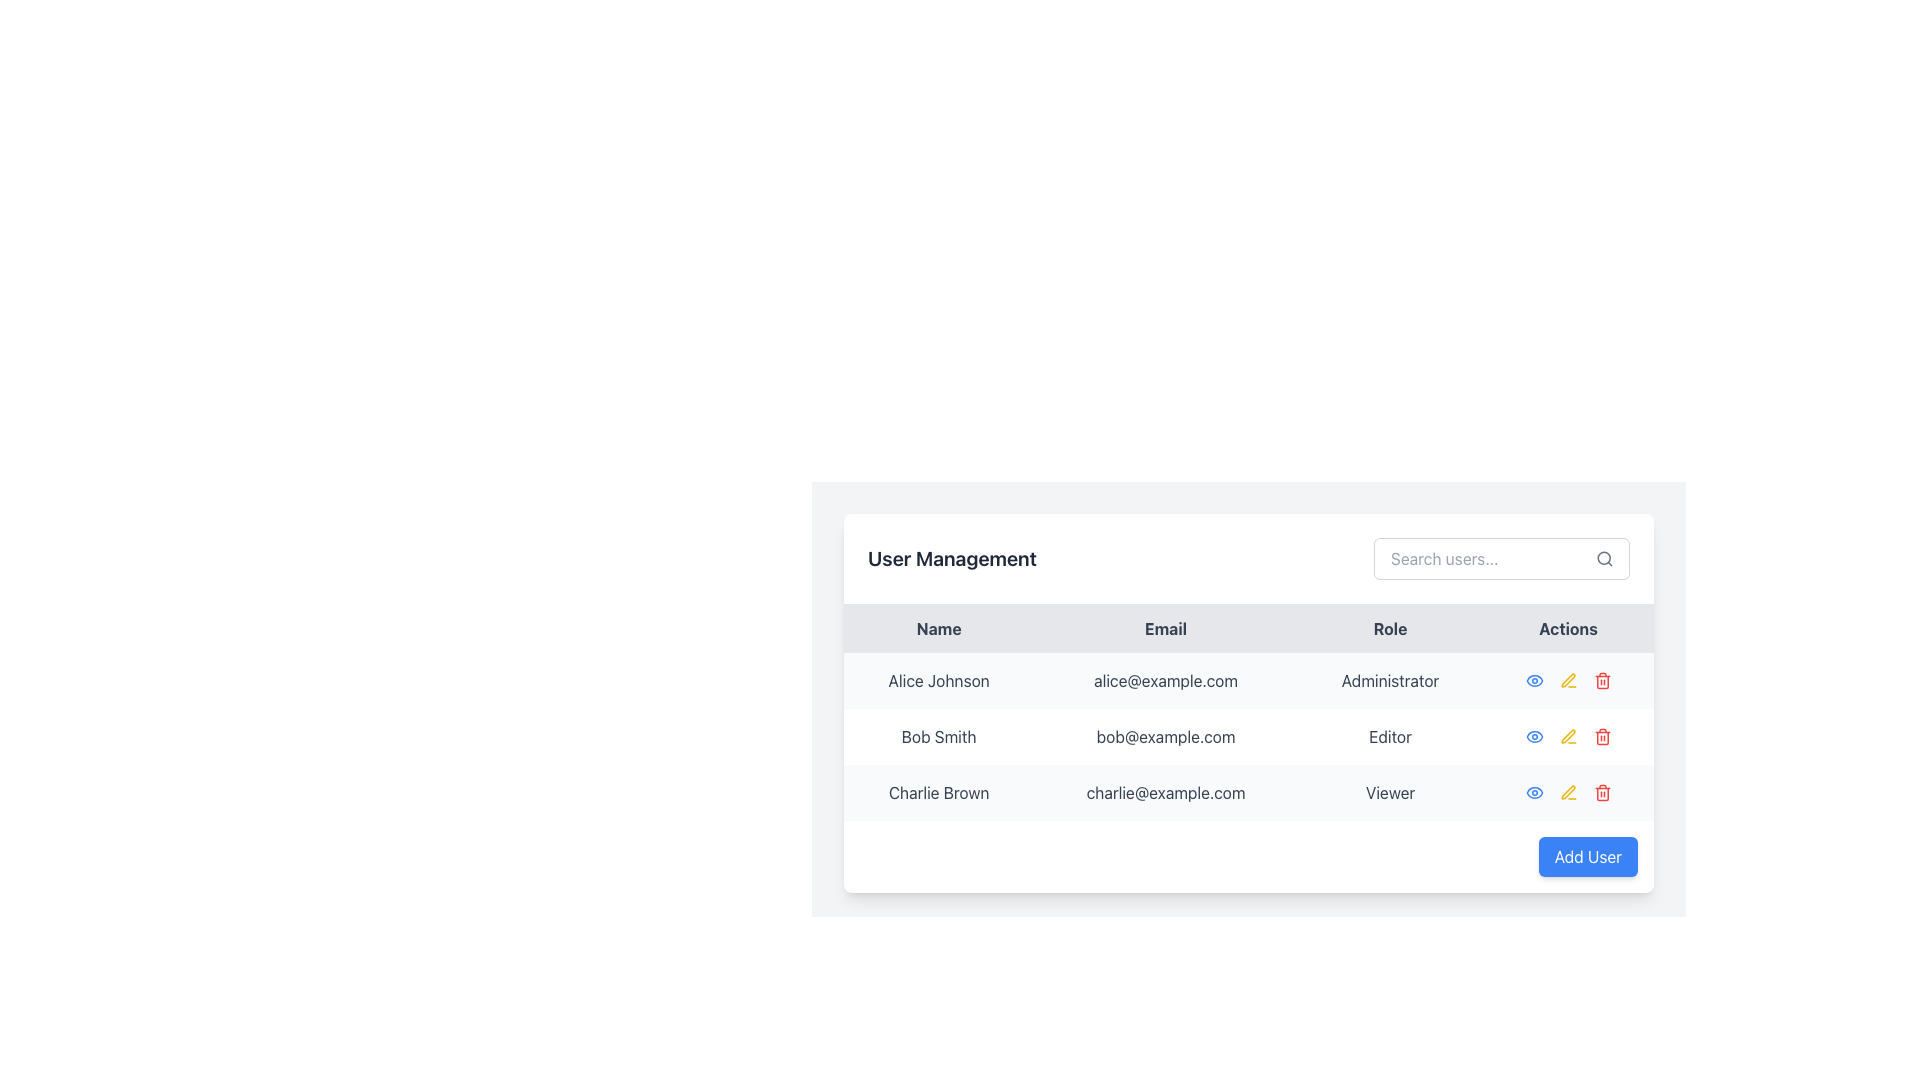 The image size is (1920, 1080). I want to click on the trash icon located in the 'Actions' column of the third row in the table, so click(1602, 680).